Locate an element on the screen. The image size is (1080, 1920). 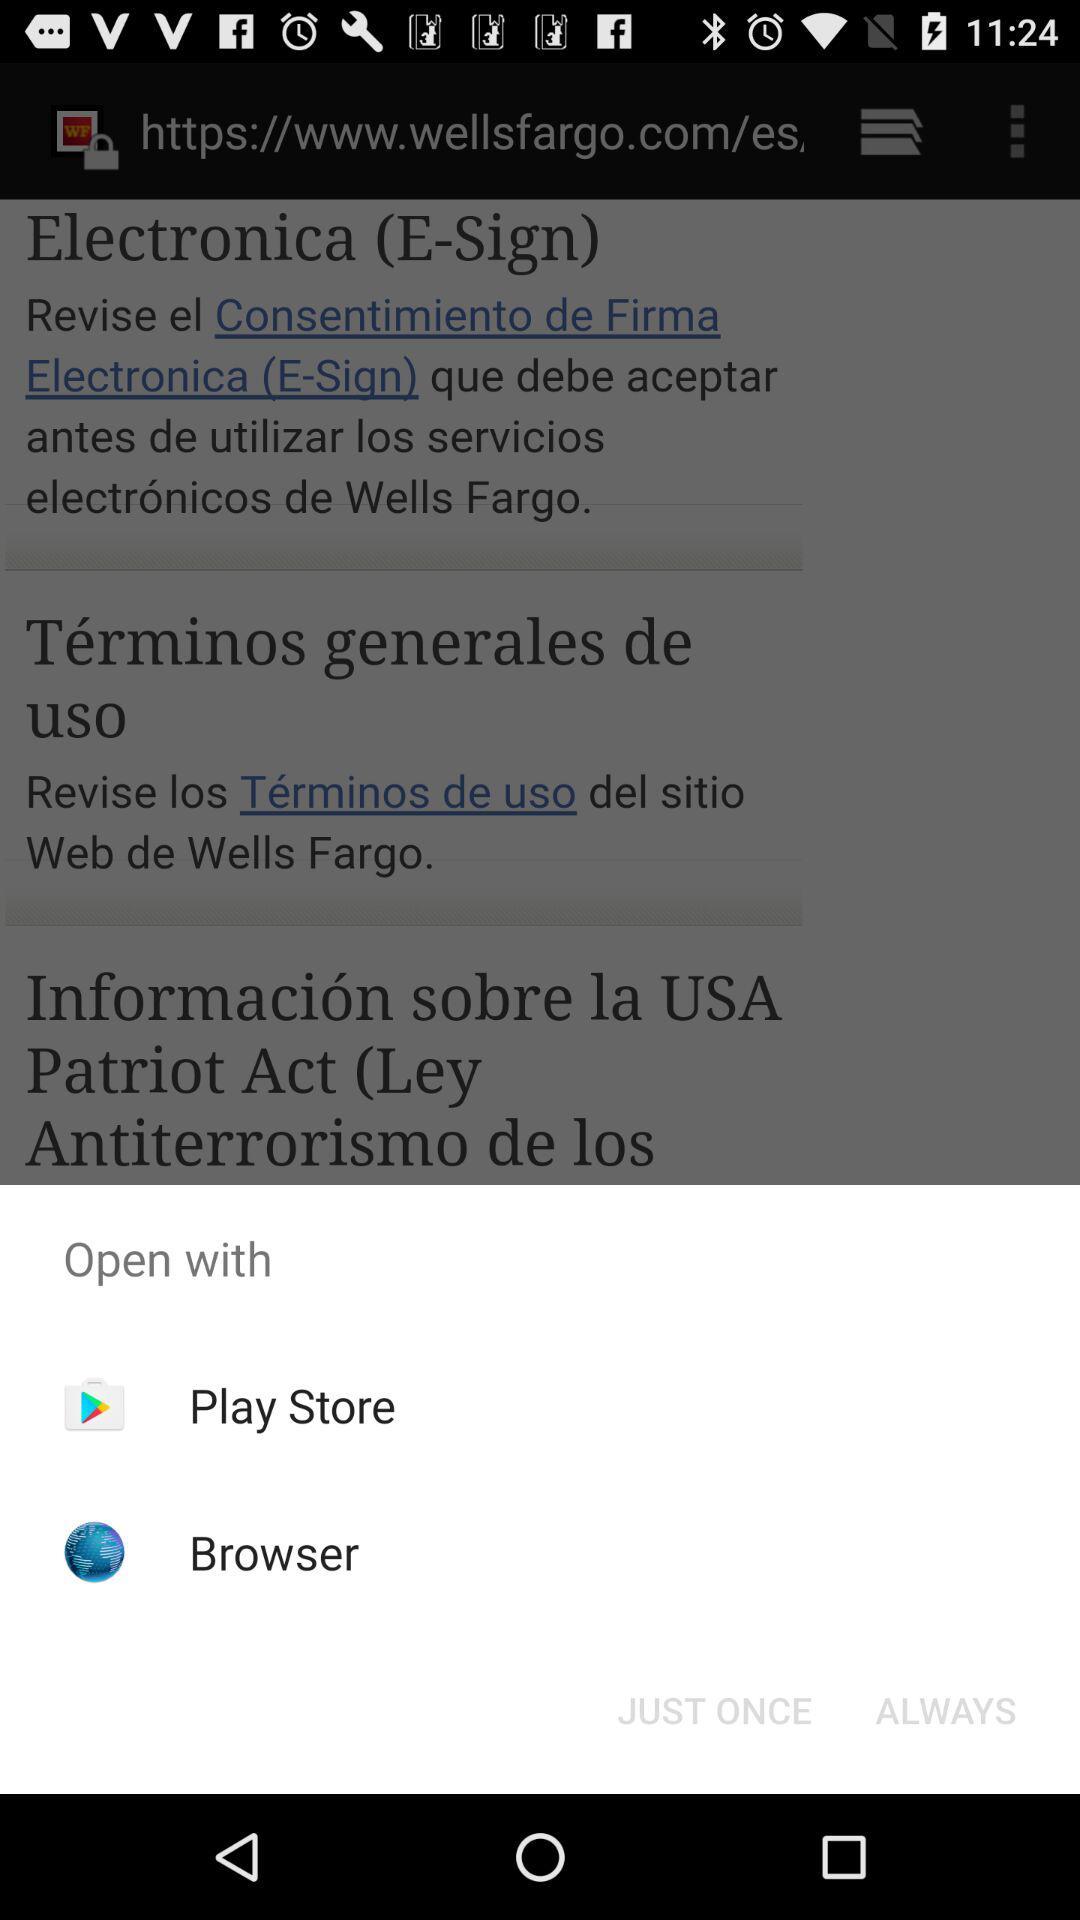
play store app is located at coordinates (292, 1404).